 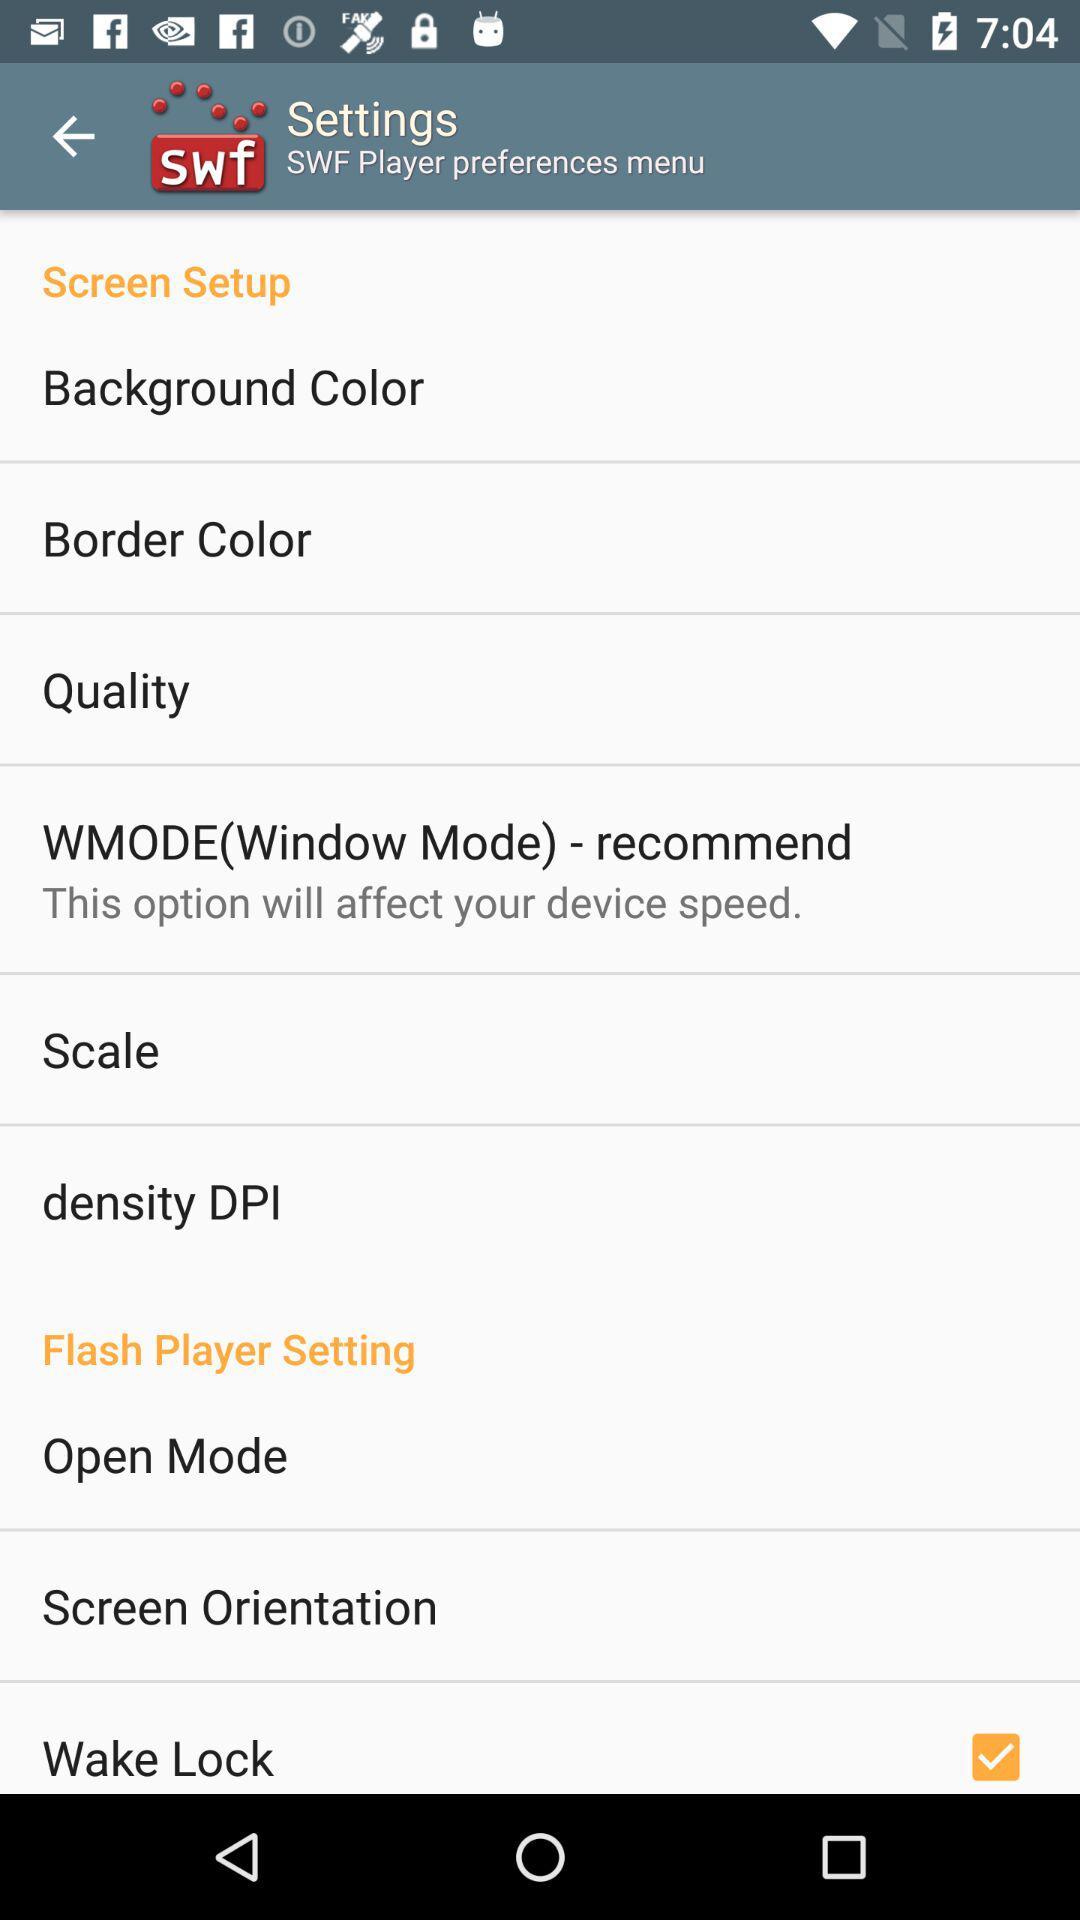 What do you see at coordinates (540, 258) in the screenshot?
I see `the item above the background color item` at bounding box center [540, 258].